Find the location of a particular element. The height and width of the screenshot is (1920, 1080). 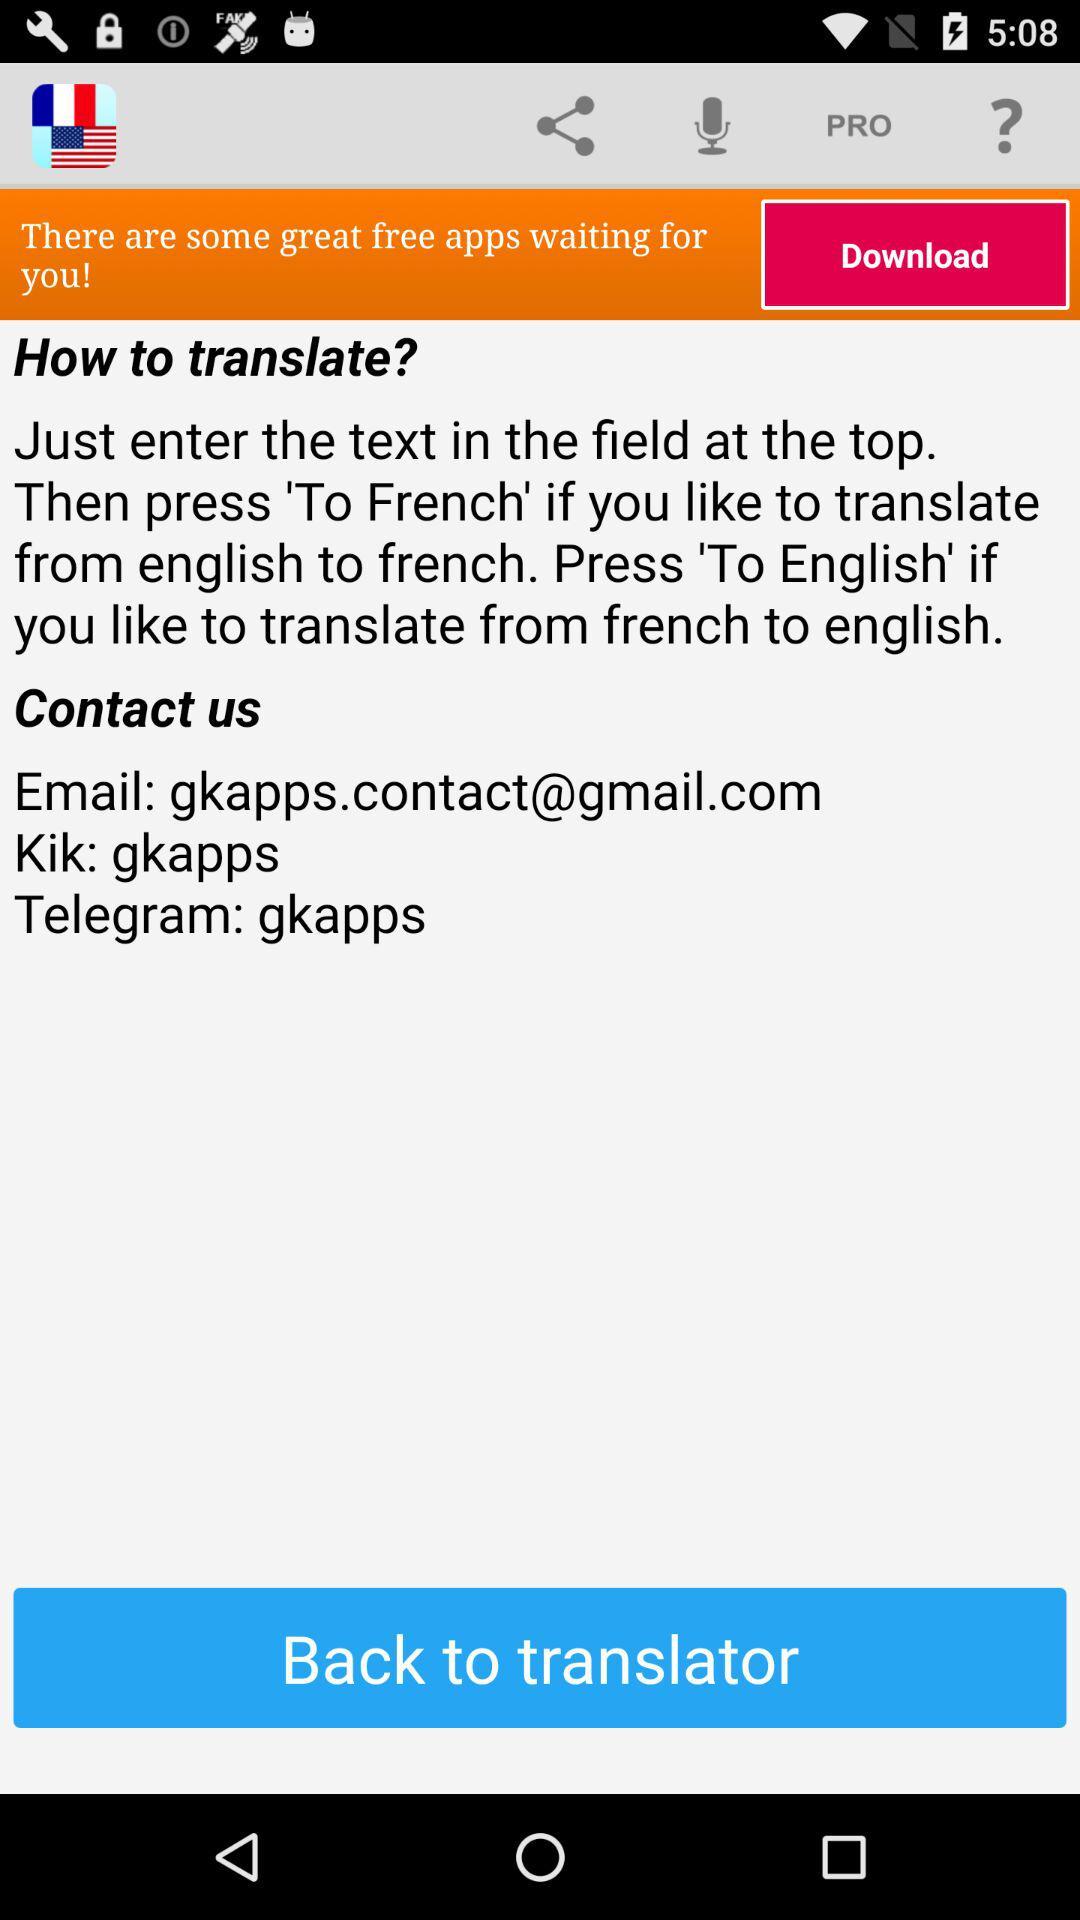

the email gkapps contact at the center is located at coordinates (540, 911).